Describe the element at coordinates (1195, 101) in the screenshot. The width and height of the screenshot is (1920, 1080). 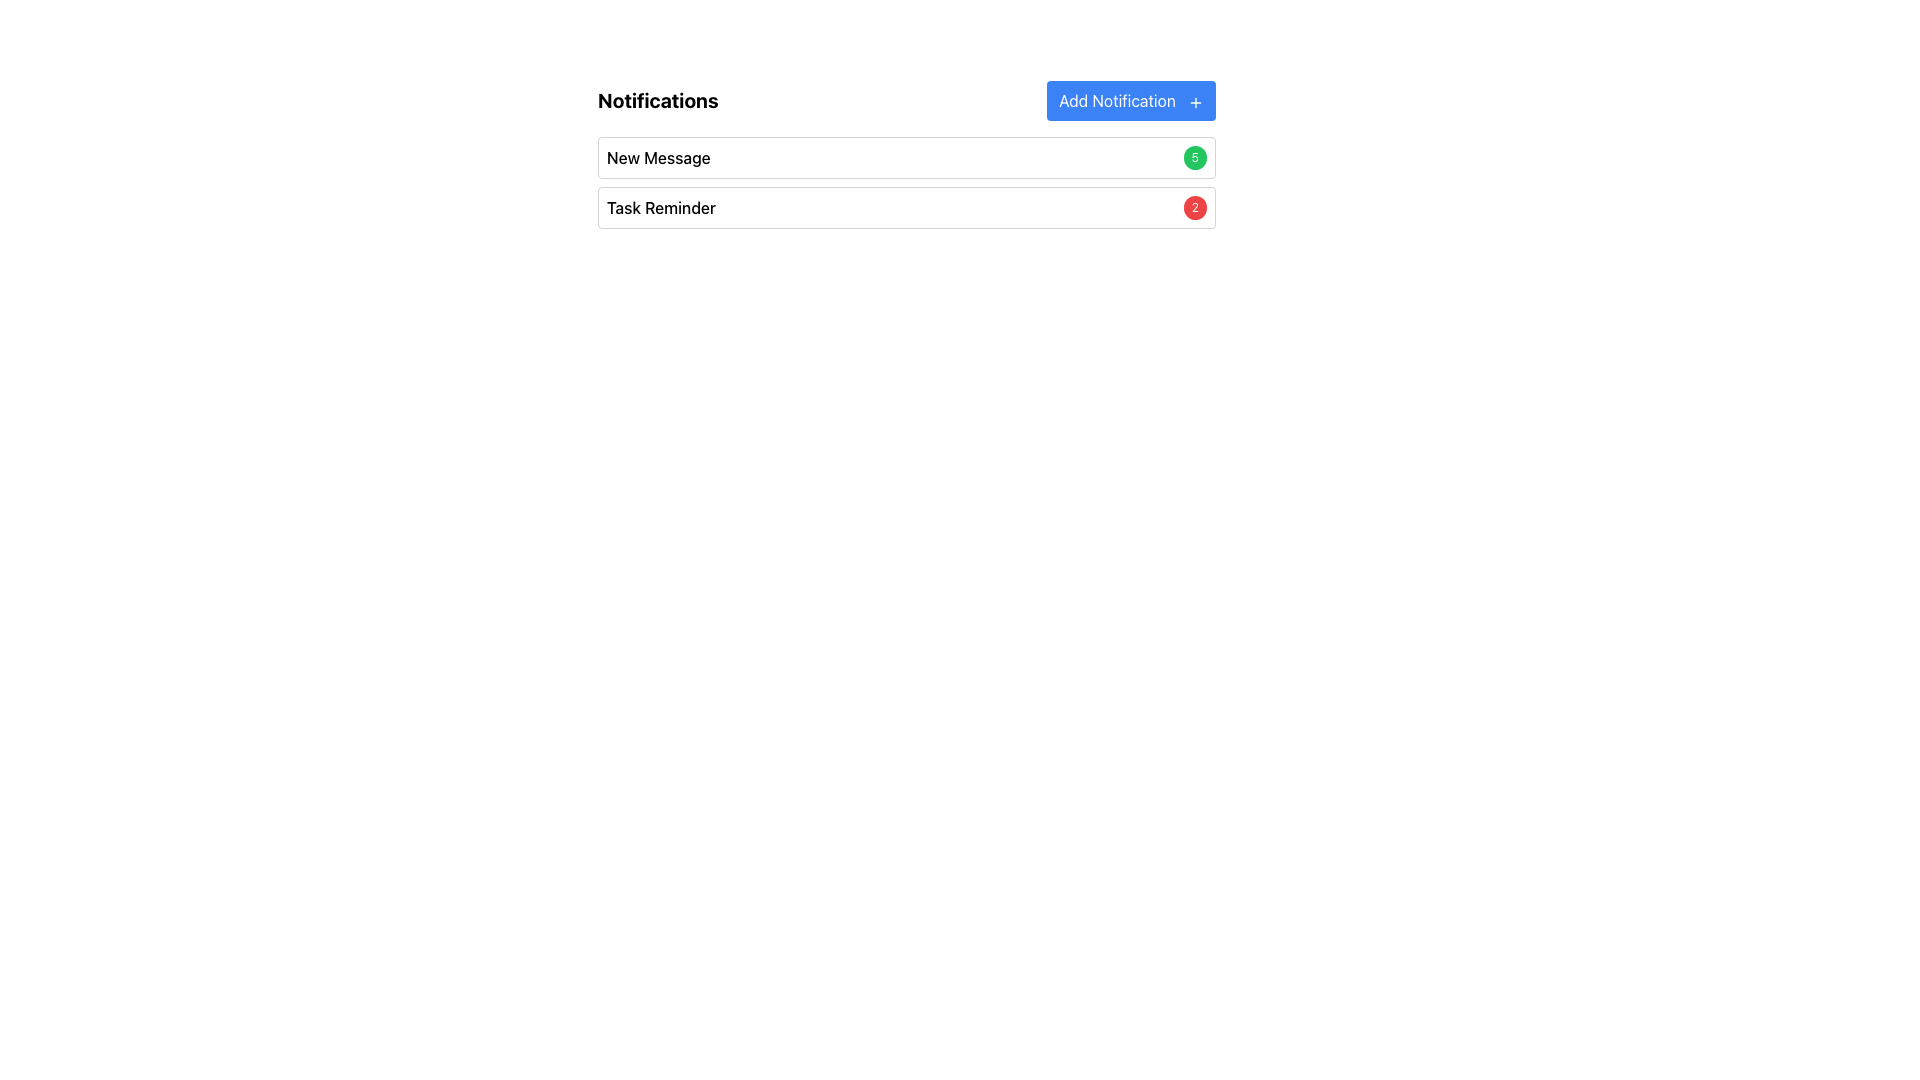
I see `the '+' icon located on the rightmost side of the 'Add Notification' button in the top-right section of the main interface` at that location.